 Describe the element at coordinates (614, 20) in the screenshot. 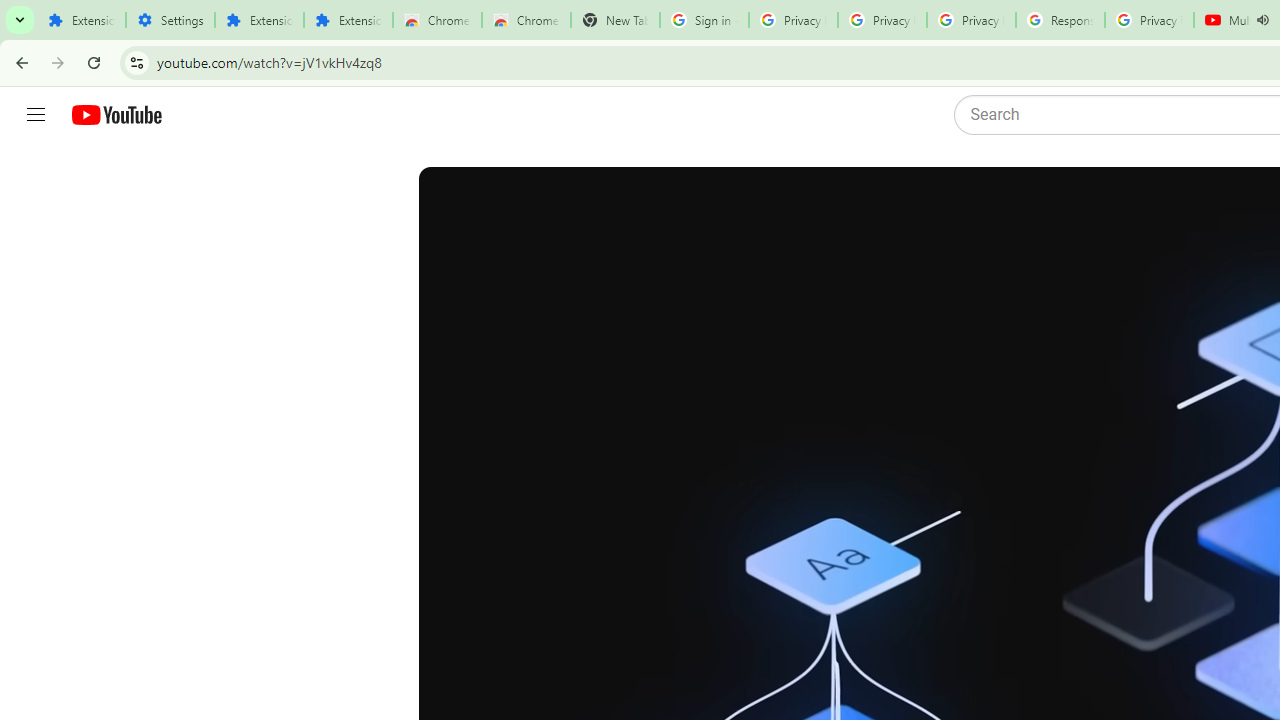

I see `'New Tab'` at that location.